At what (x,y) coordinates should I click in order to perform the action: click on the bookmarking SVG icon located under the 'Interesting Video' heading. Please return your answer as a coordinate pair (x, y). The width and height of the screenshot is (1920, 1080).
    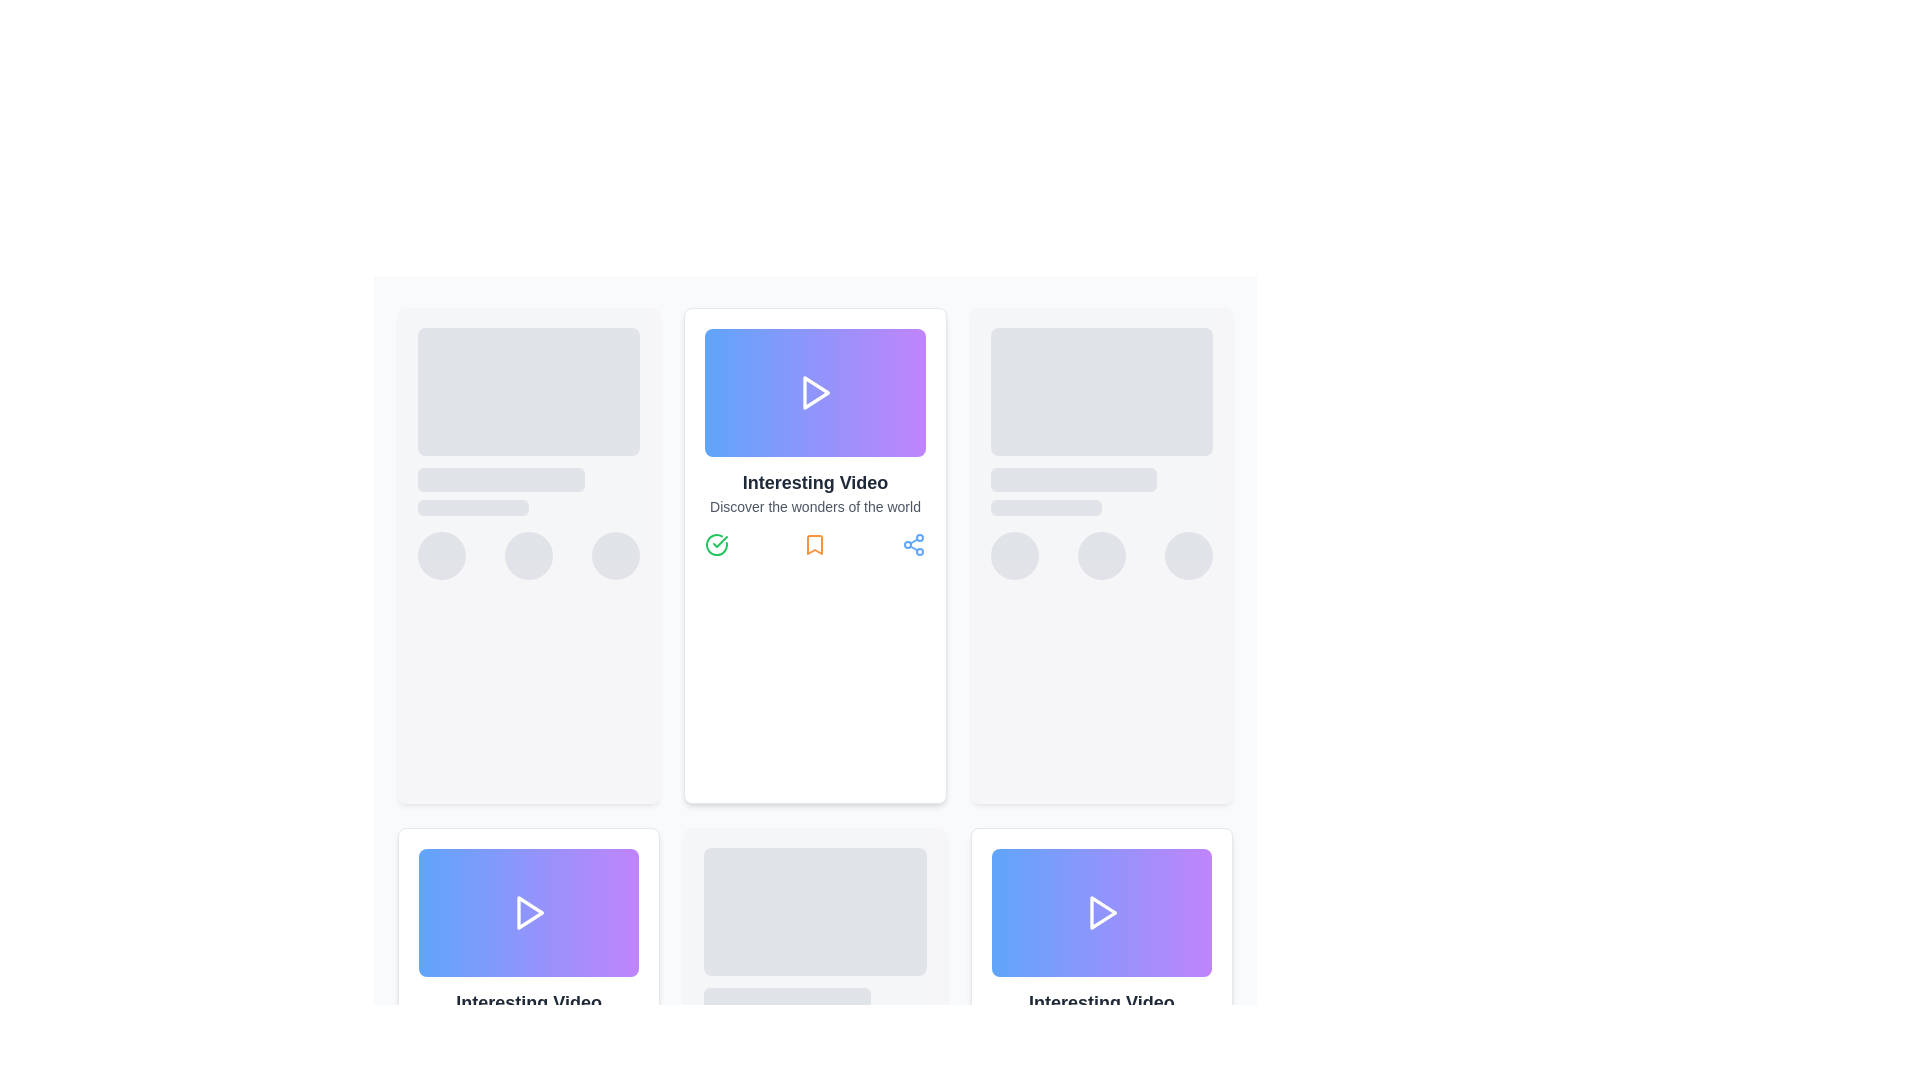
    Looking at the image, I should click on (815, 544).